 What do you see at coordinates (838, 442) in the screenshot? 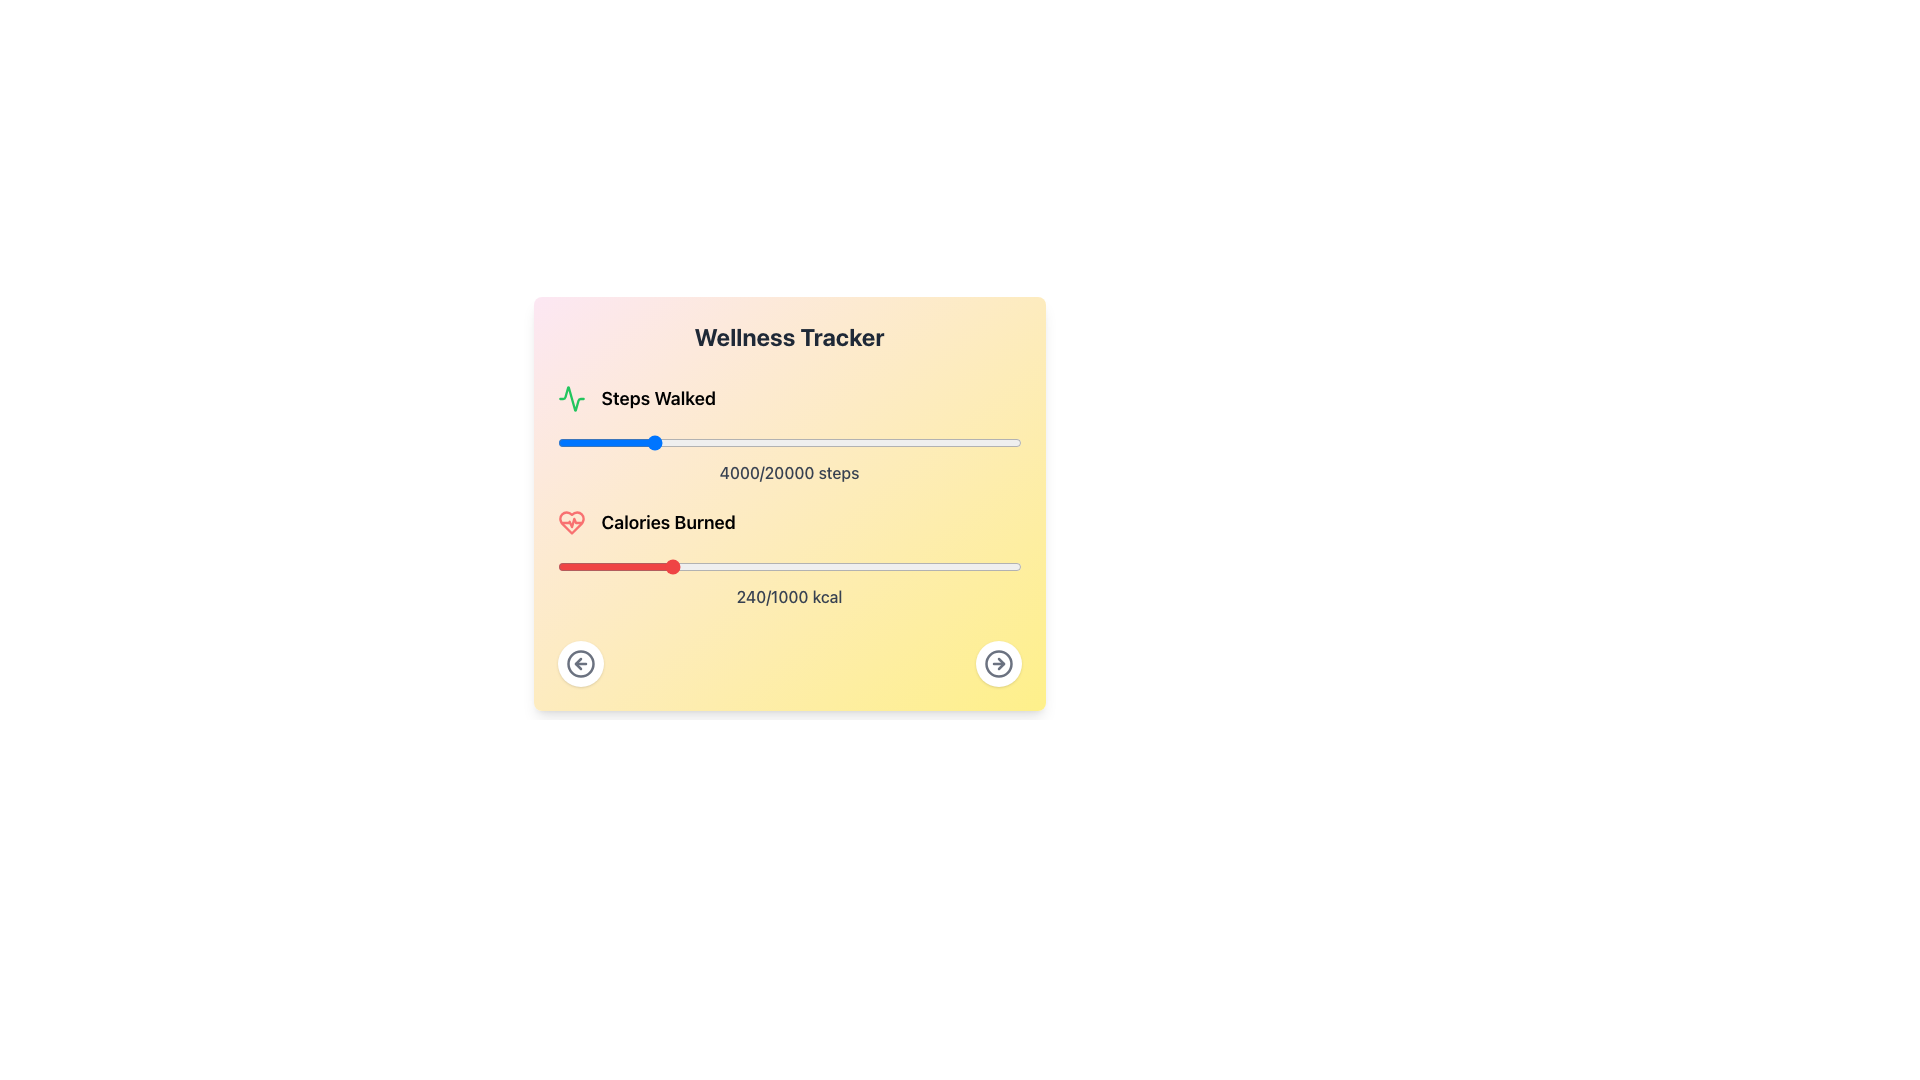
I see `the 'Steps Walked' slider` at bounding box center [838, 442].